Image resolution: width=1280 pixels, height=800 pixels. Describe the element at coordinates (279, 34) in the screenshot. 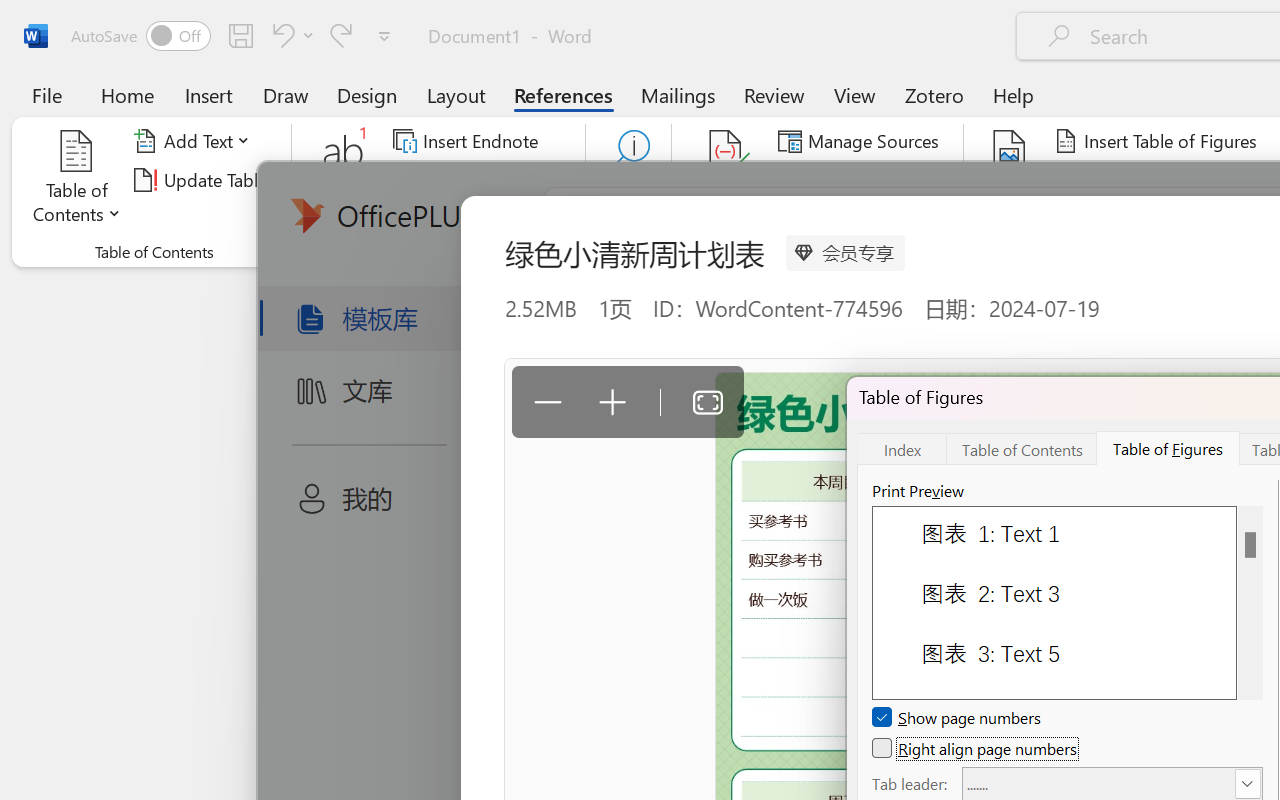

I see `'Undo Apply Quick Style Set'` at that location.